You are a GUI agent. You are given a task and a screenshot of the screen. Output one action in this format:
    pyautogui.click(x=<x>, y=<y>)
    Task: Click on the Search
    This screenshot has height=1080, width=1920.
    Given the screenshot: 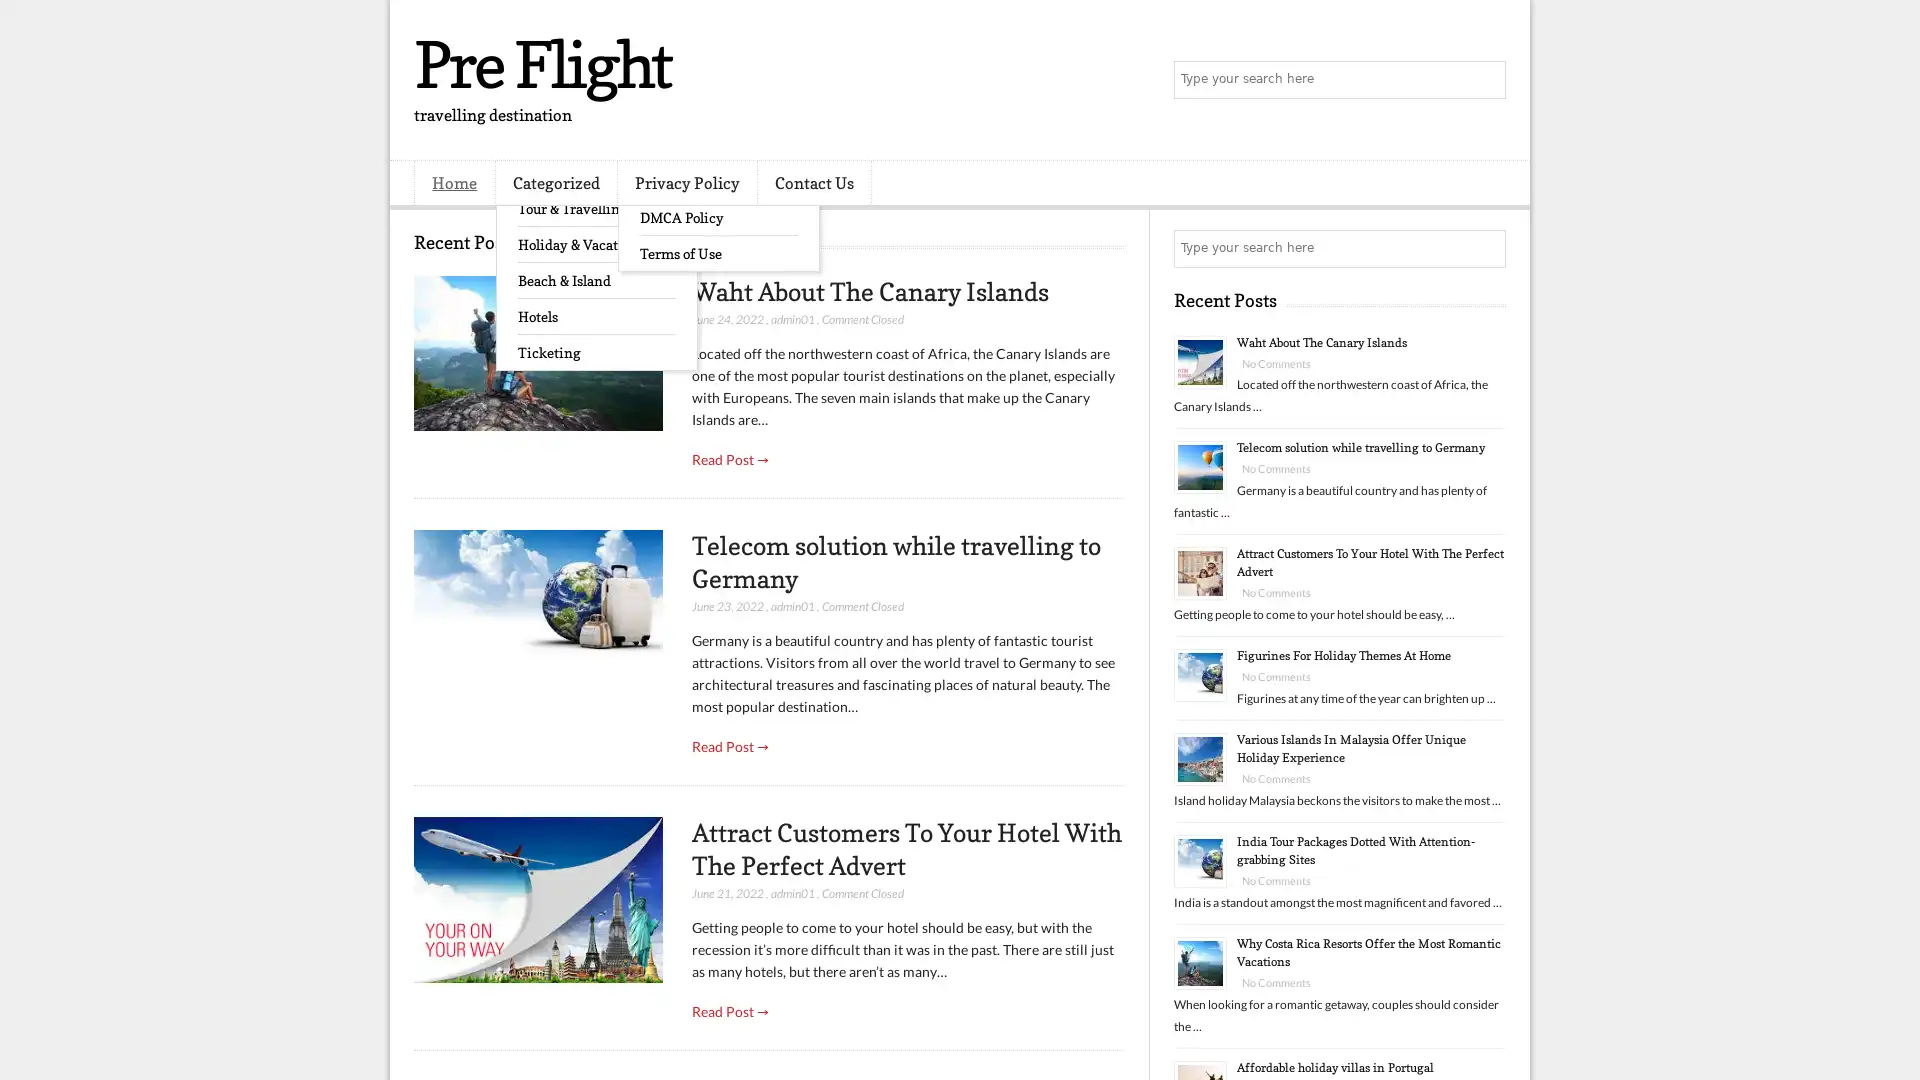 What is the action you would take?
    pyautogui.click(x=1485, y=248)
    